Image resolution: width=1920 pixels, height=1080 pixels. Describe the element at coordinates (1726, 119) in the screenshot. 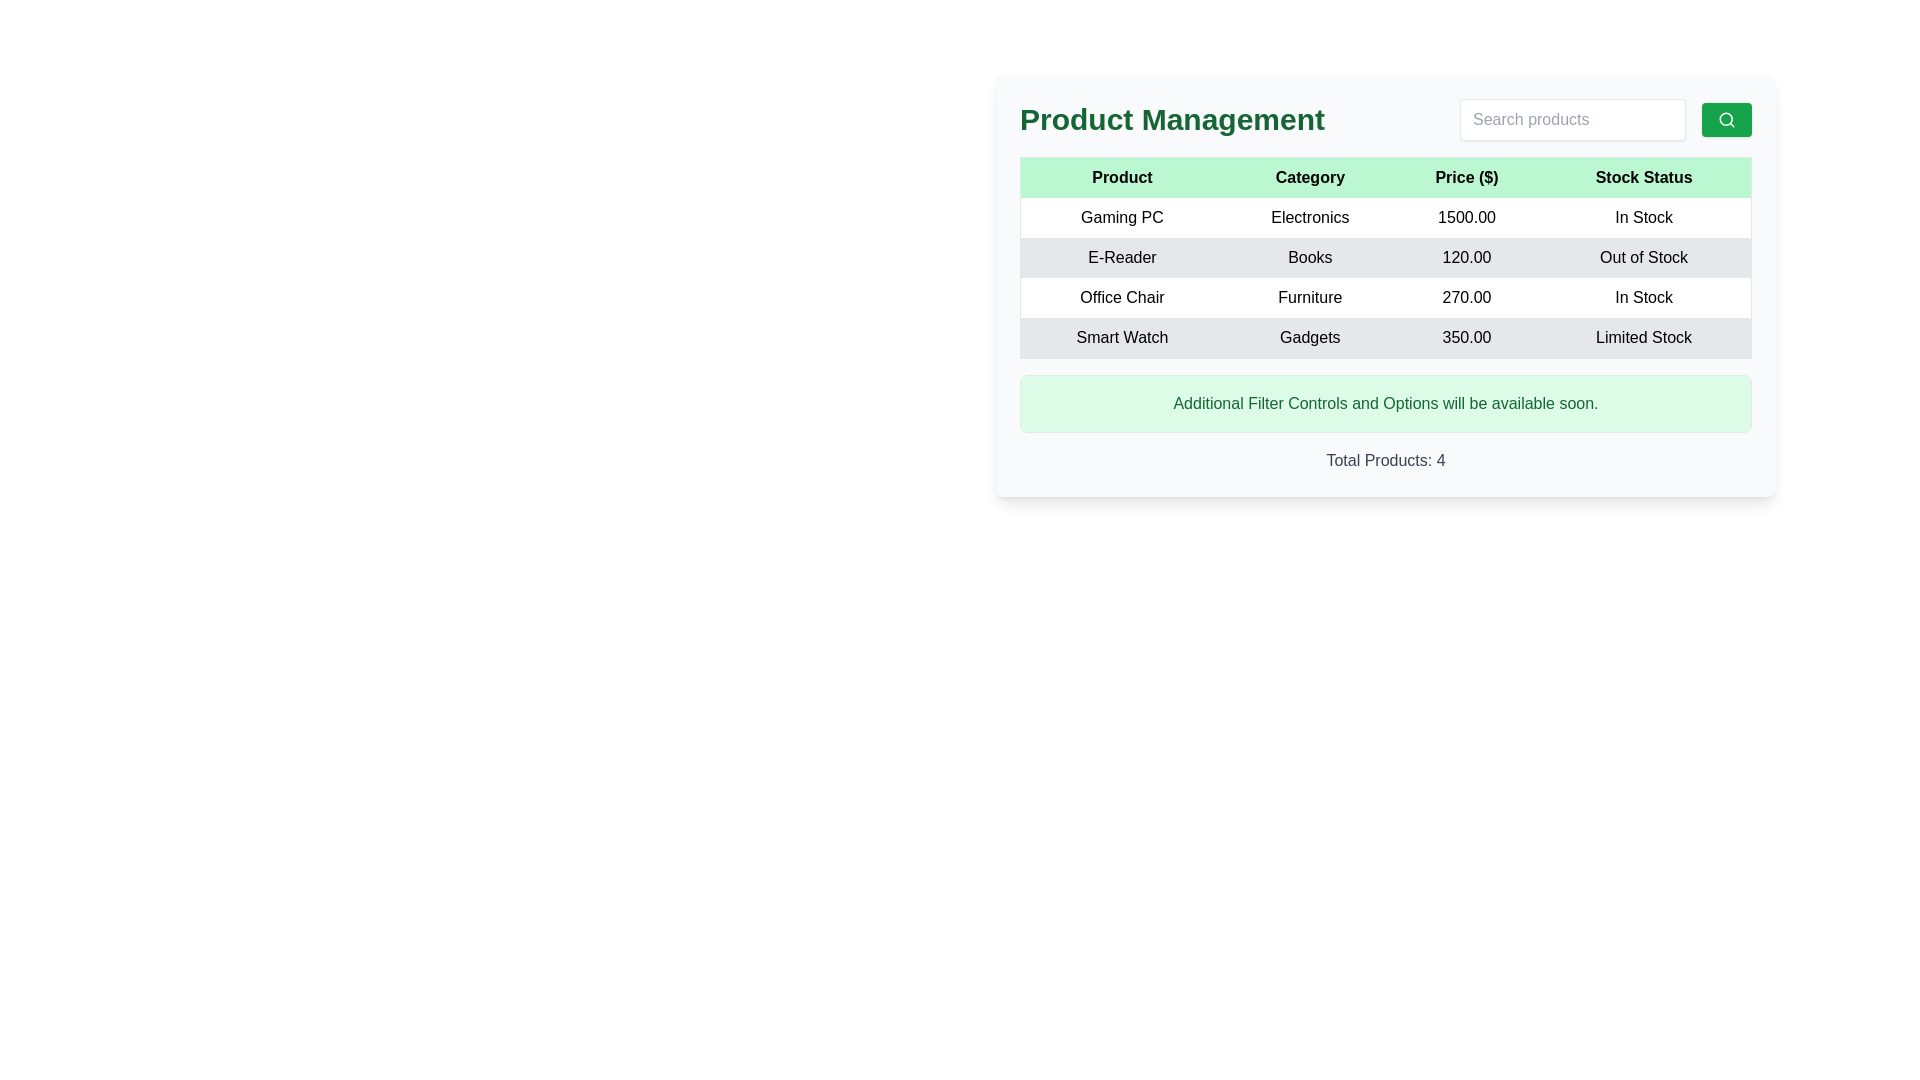

I see `the magnifying glass icon with a green background, located inside a green button to the right of the search input field` at that location.